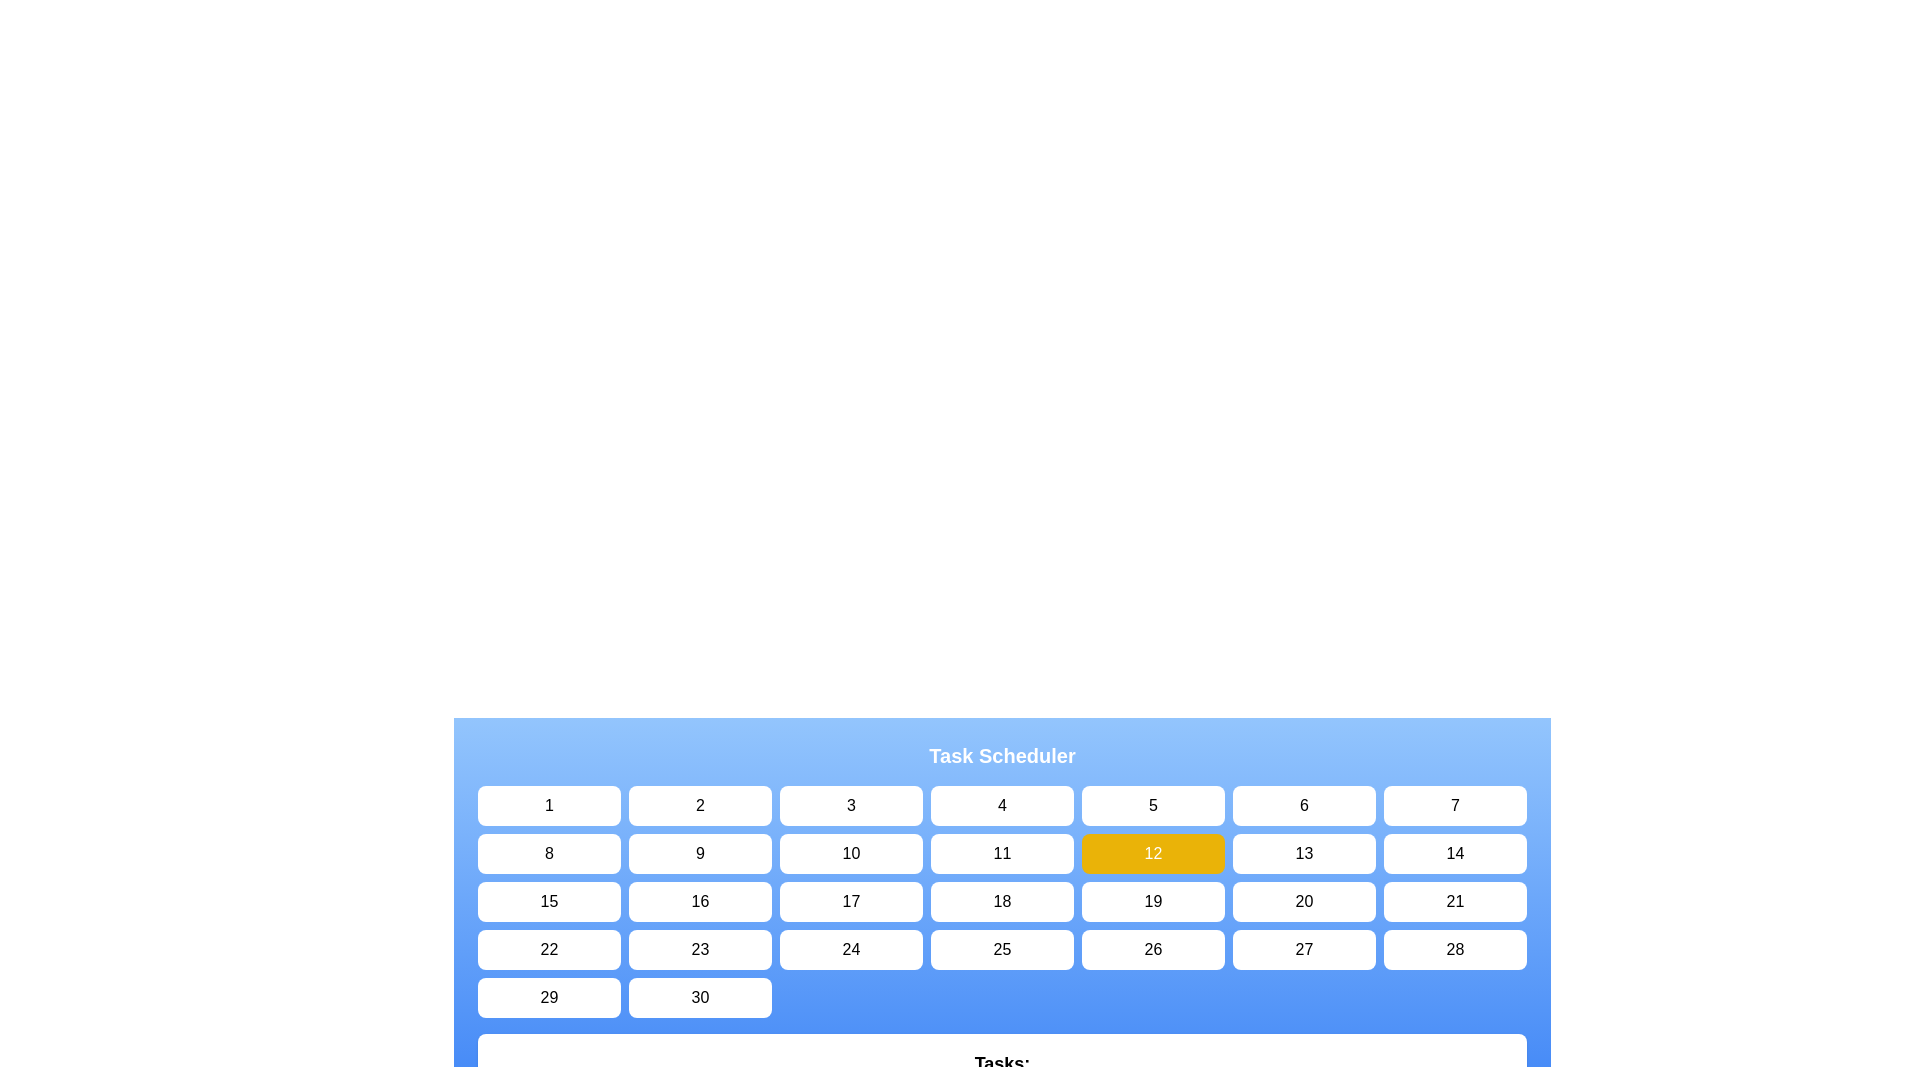  I want to click on the button labeled '19' in the grid, located in the third row and fifth column, so click(1153, 902).